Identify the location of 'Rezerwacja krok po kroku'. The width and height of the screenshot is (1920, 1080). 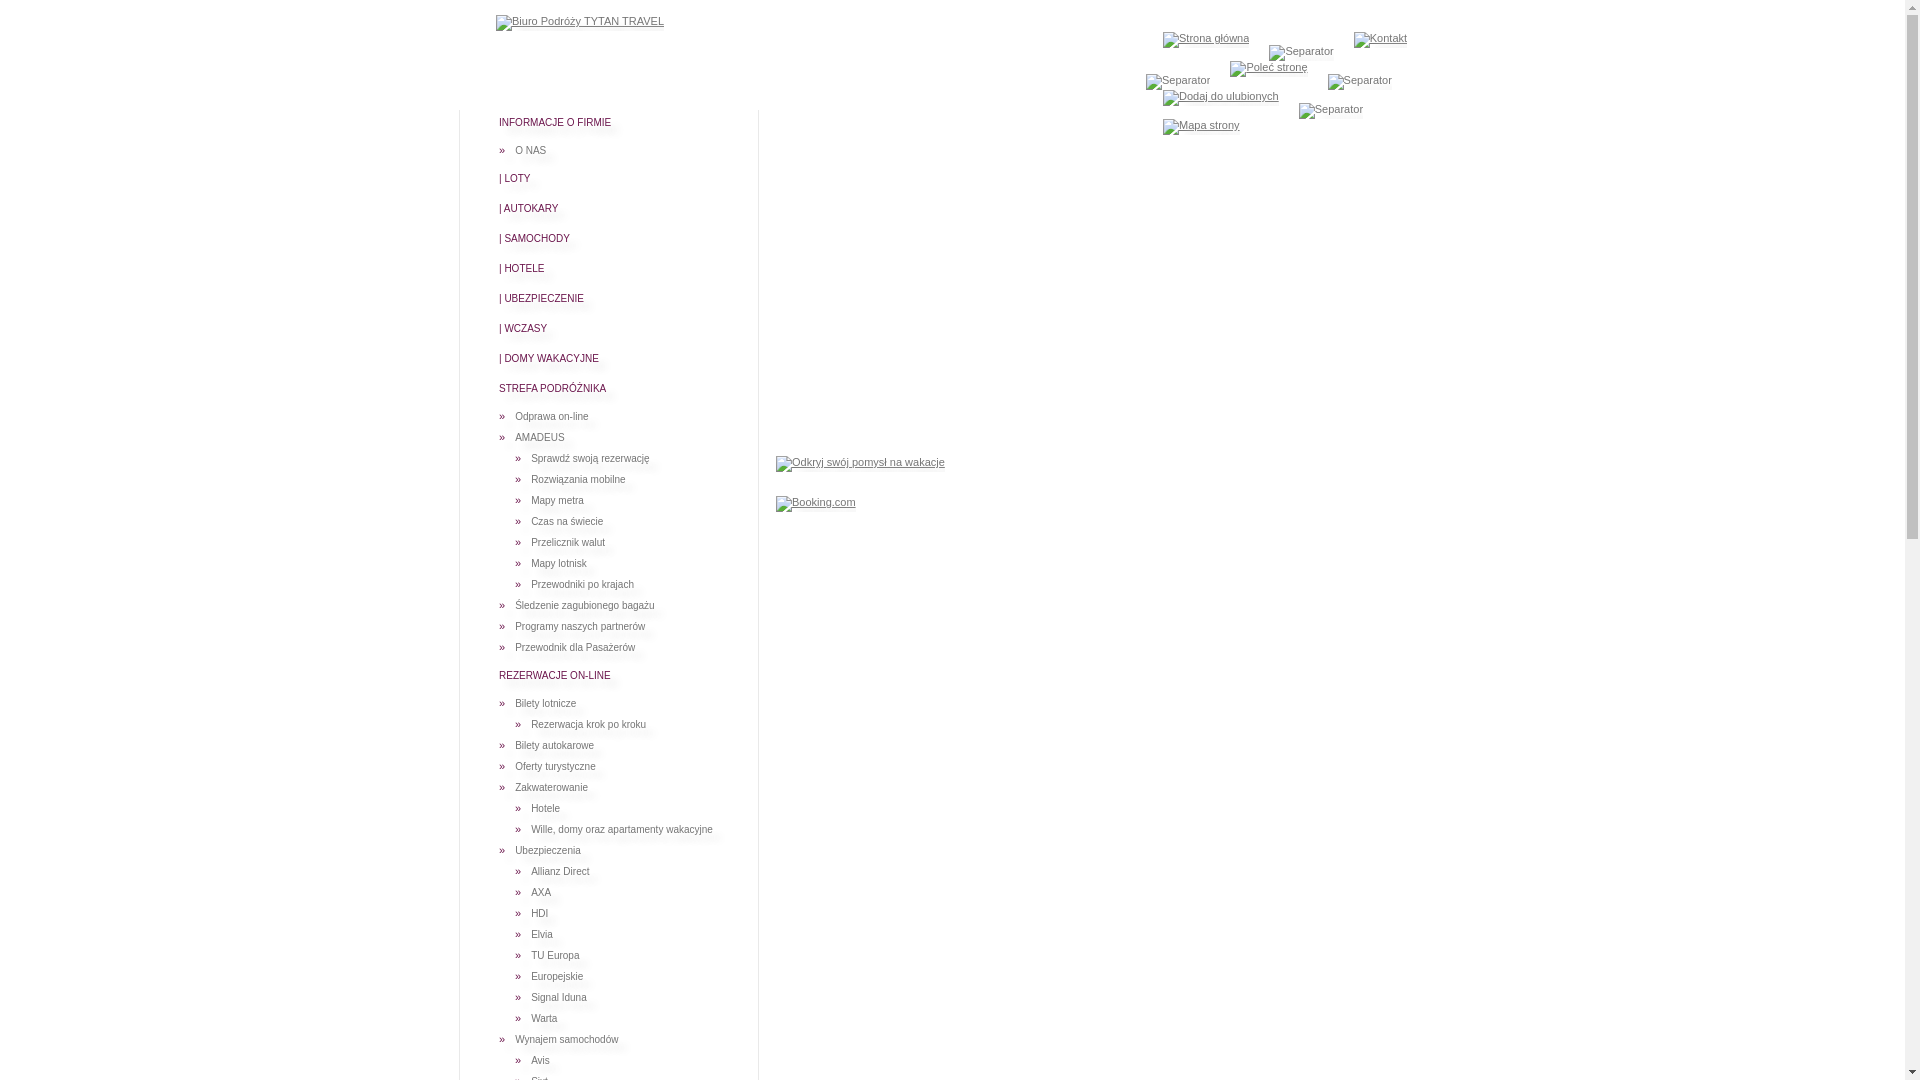
(587, 725).